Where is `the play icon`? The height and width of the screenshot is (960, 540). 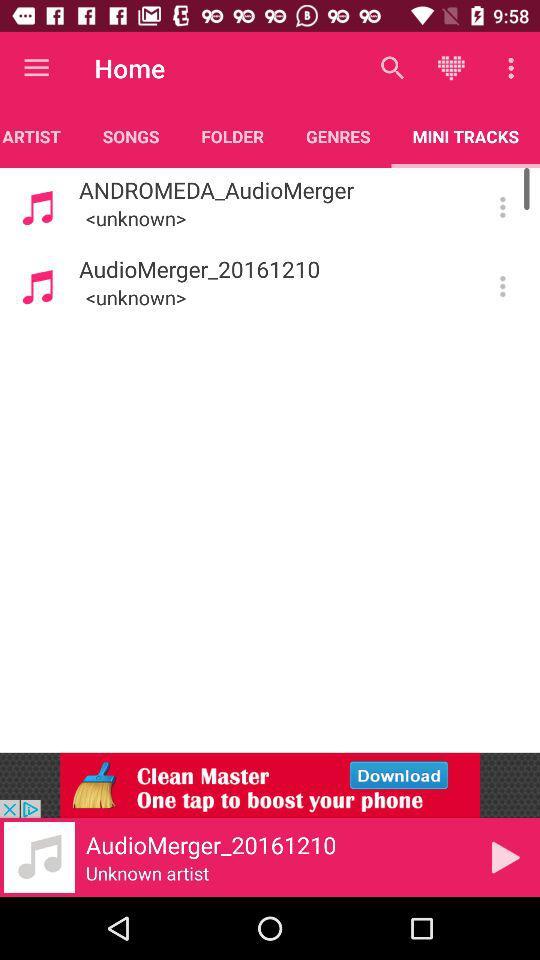 the play icon is located at coordinates (504, 856).